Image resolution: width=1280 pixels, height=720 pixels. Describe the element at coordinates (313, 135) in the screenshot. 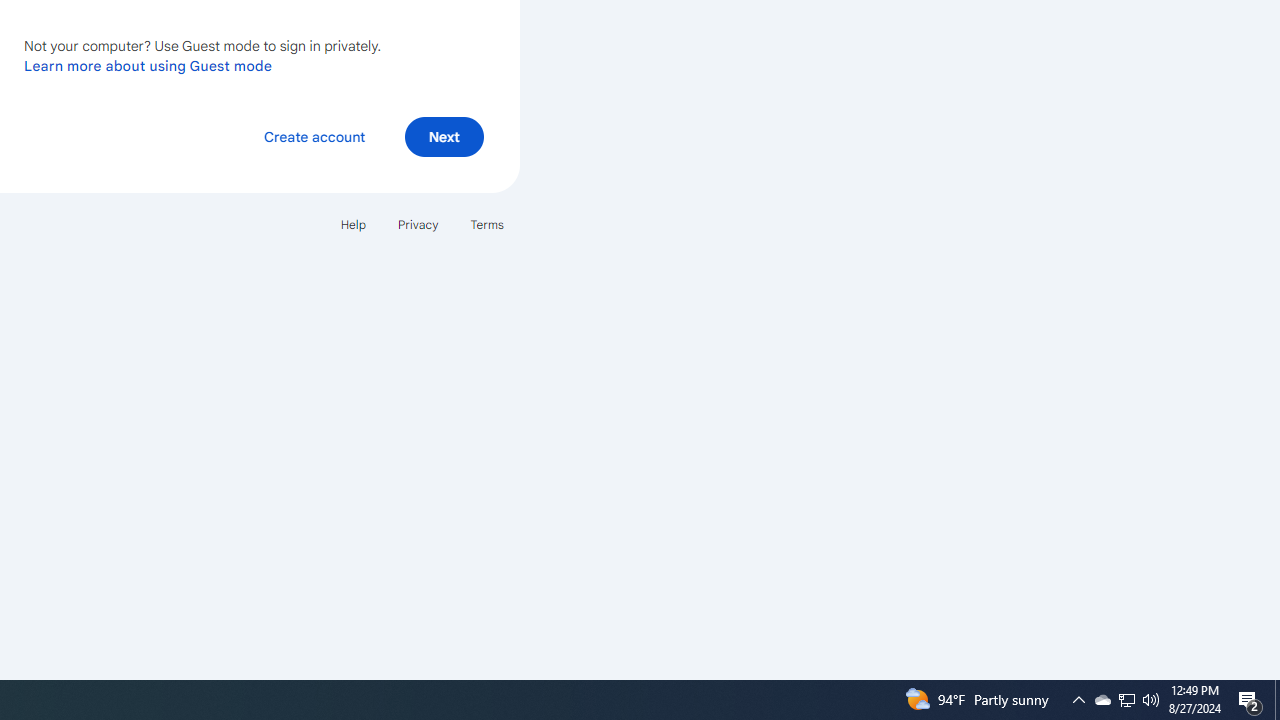

I see `'Create account'` at that location.